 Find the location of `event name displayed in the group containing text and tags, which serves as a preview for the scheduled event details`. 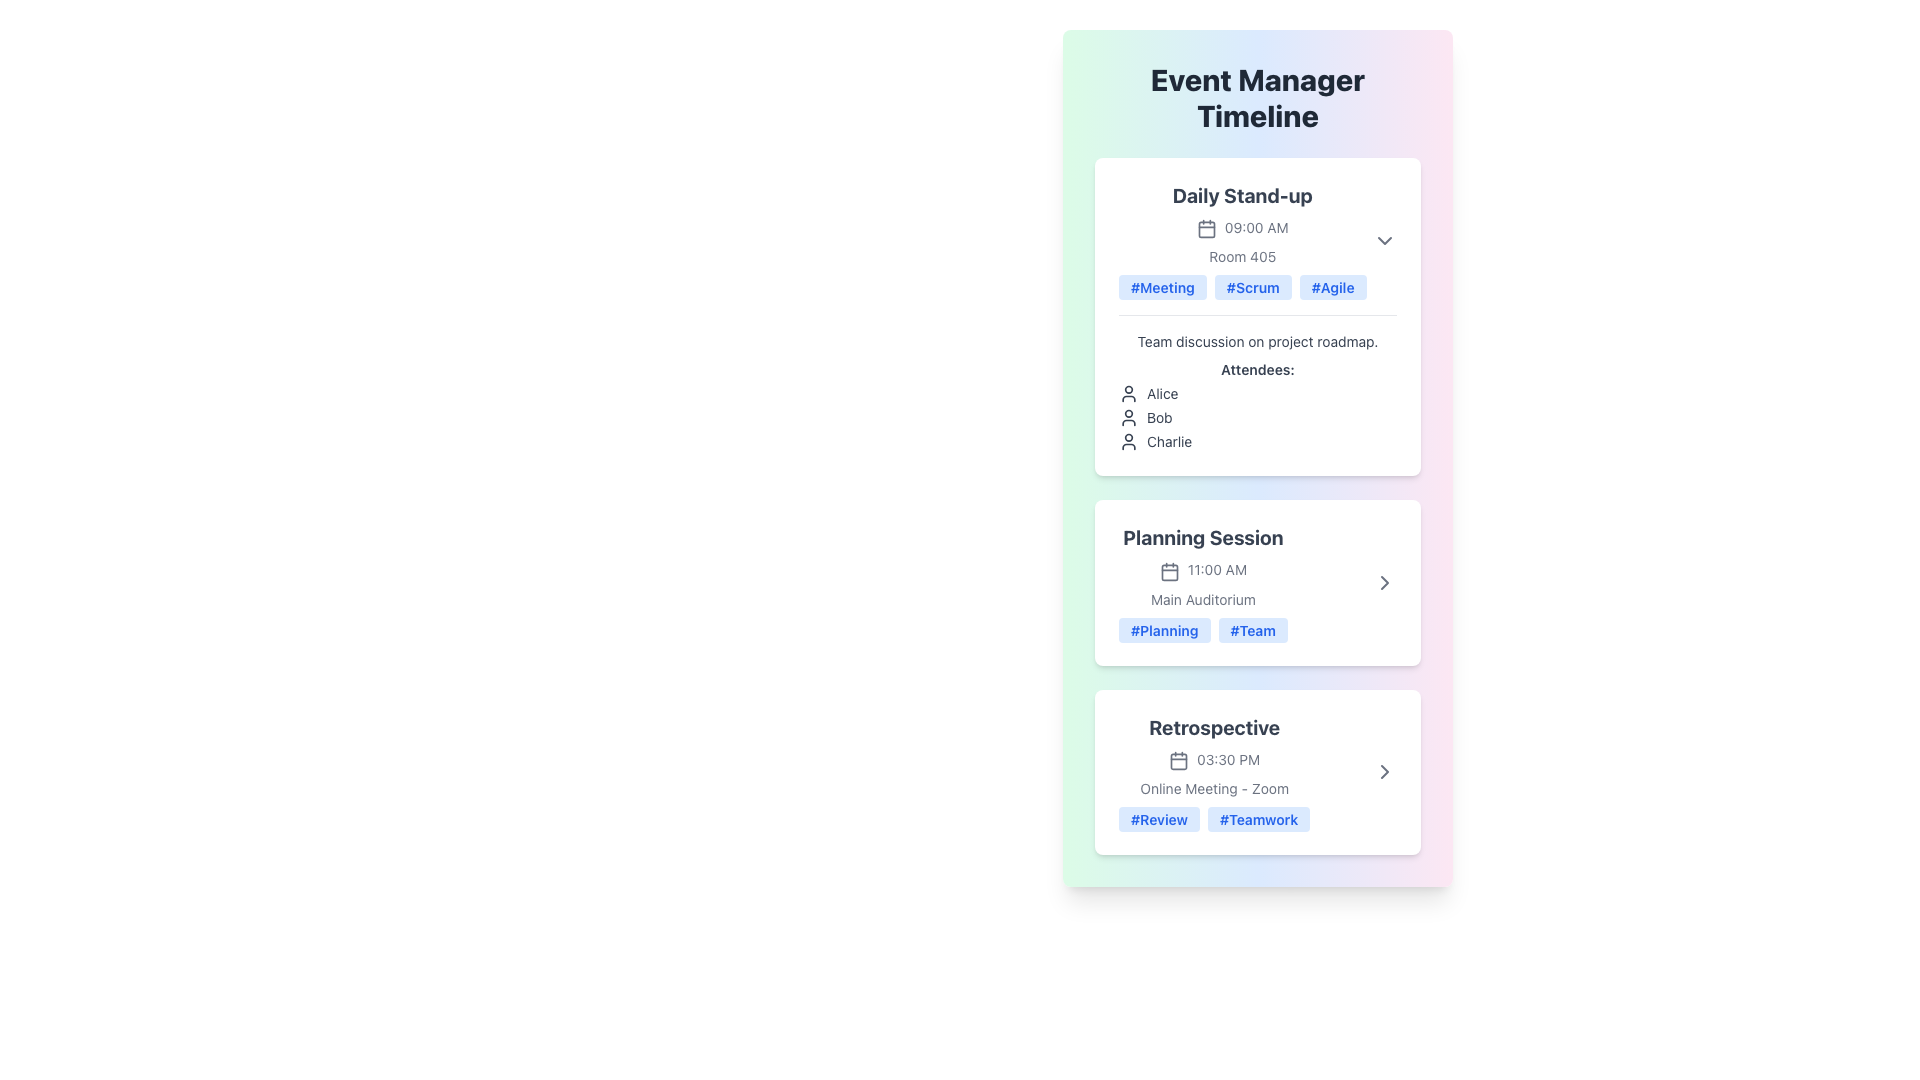

event name displayed in the group containing text and tags, which serves as a preview for the scheduled event details is located at coordinates (1241, 239).